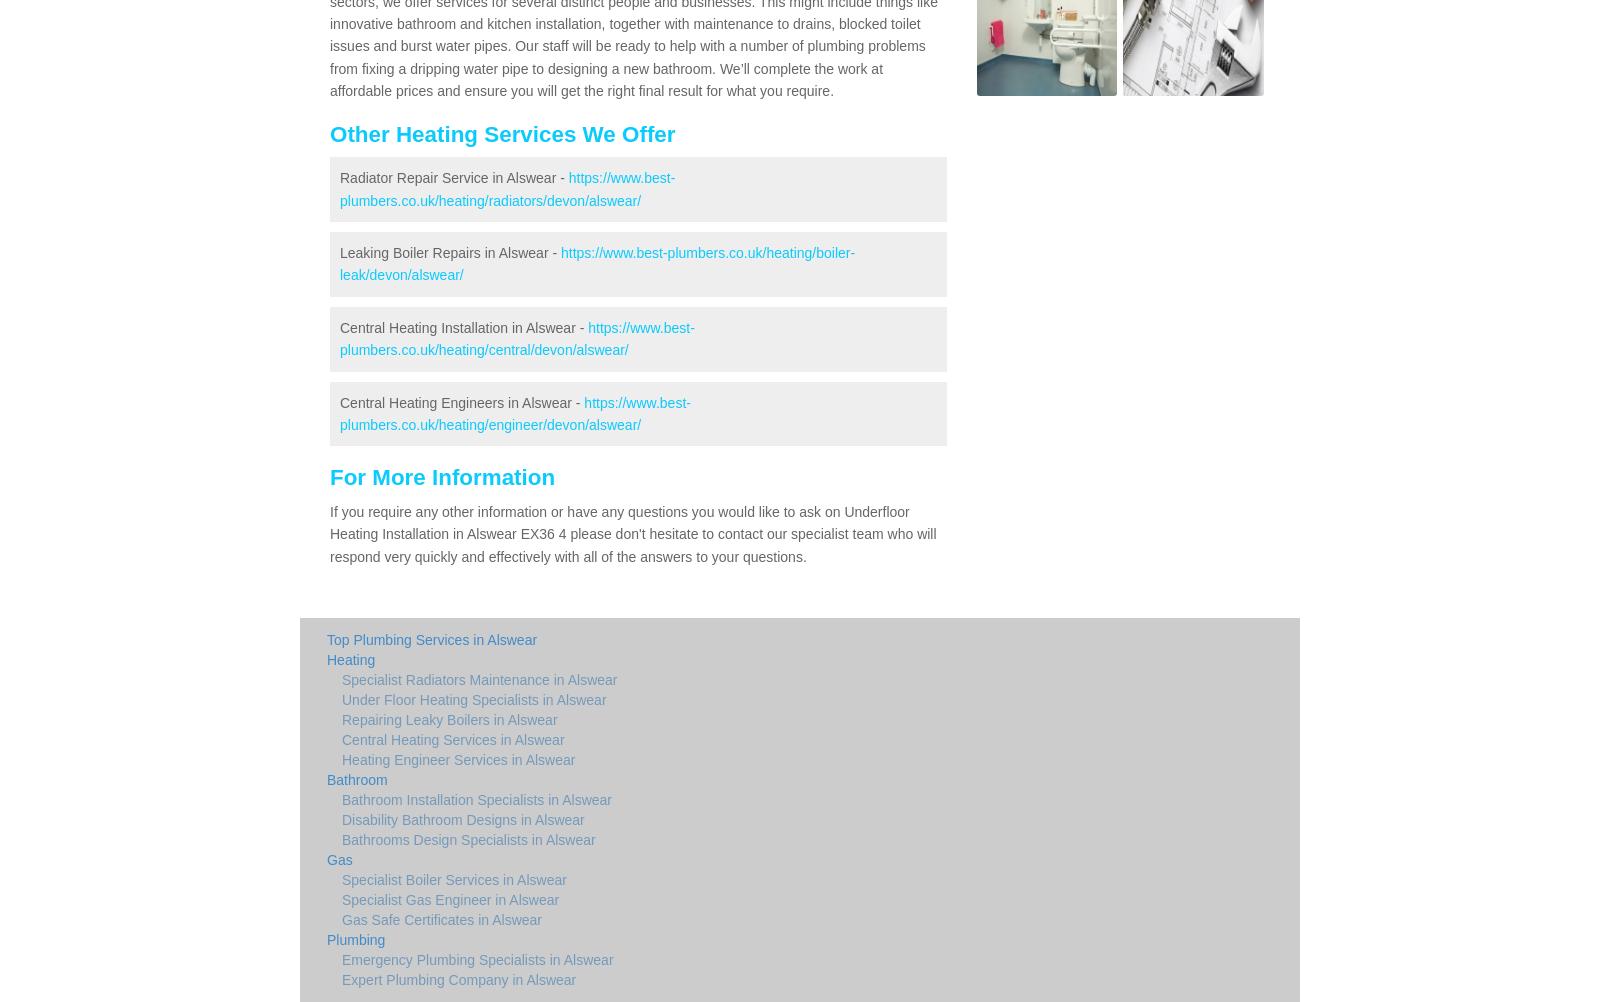 This screenshot has height=1002, width=1600. What do you see at coordinates (441, 476) in the screenshot?
I see `'For More Information'` at bounding box center [441, 476].